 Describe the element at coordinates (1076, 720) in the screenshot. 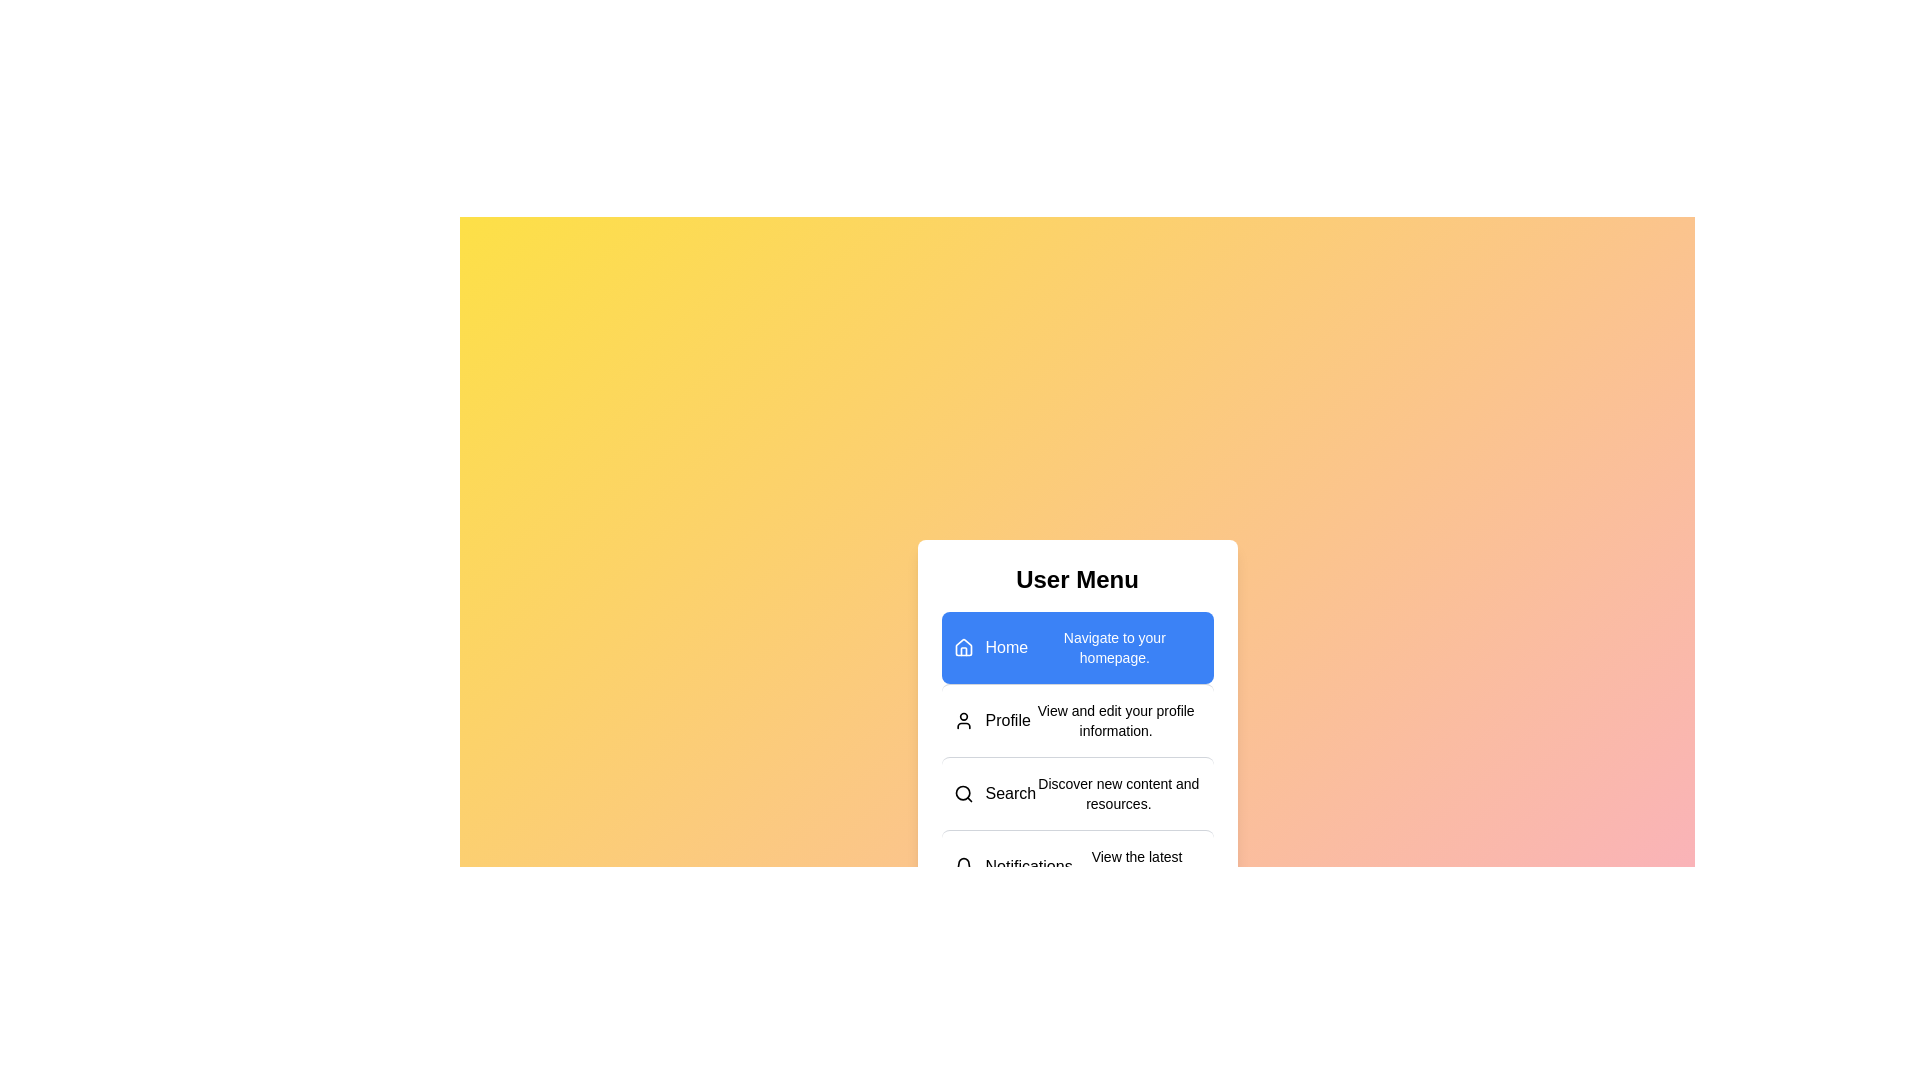

I see `the menu item labeled Profile to change the selected option` at that location.